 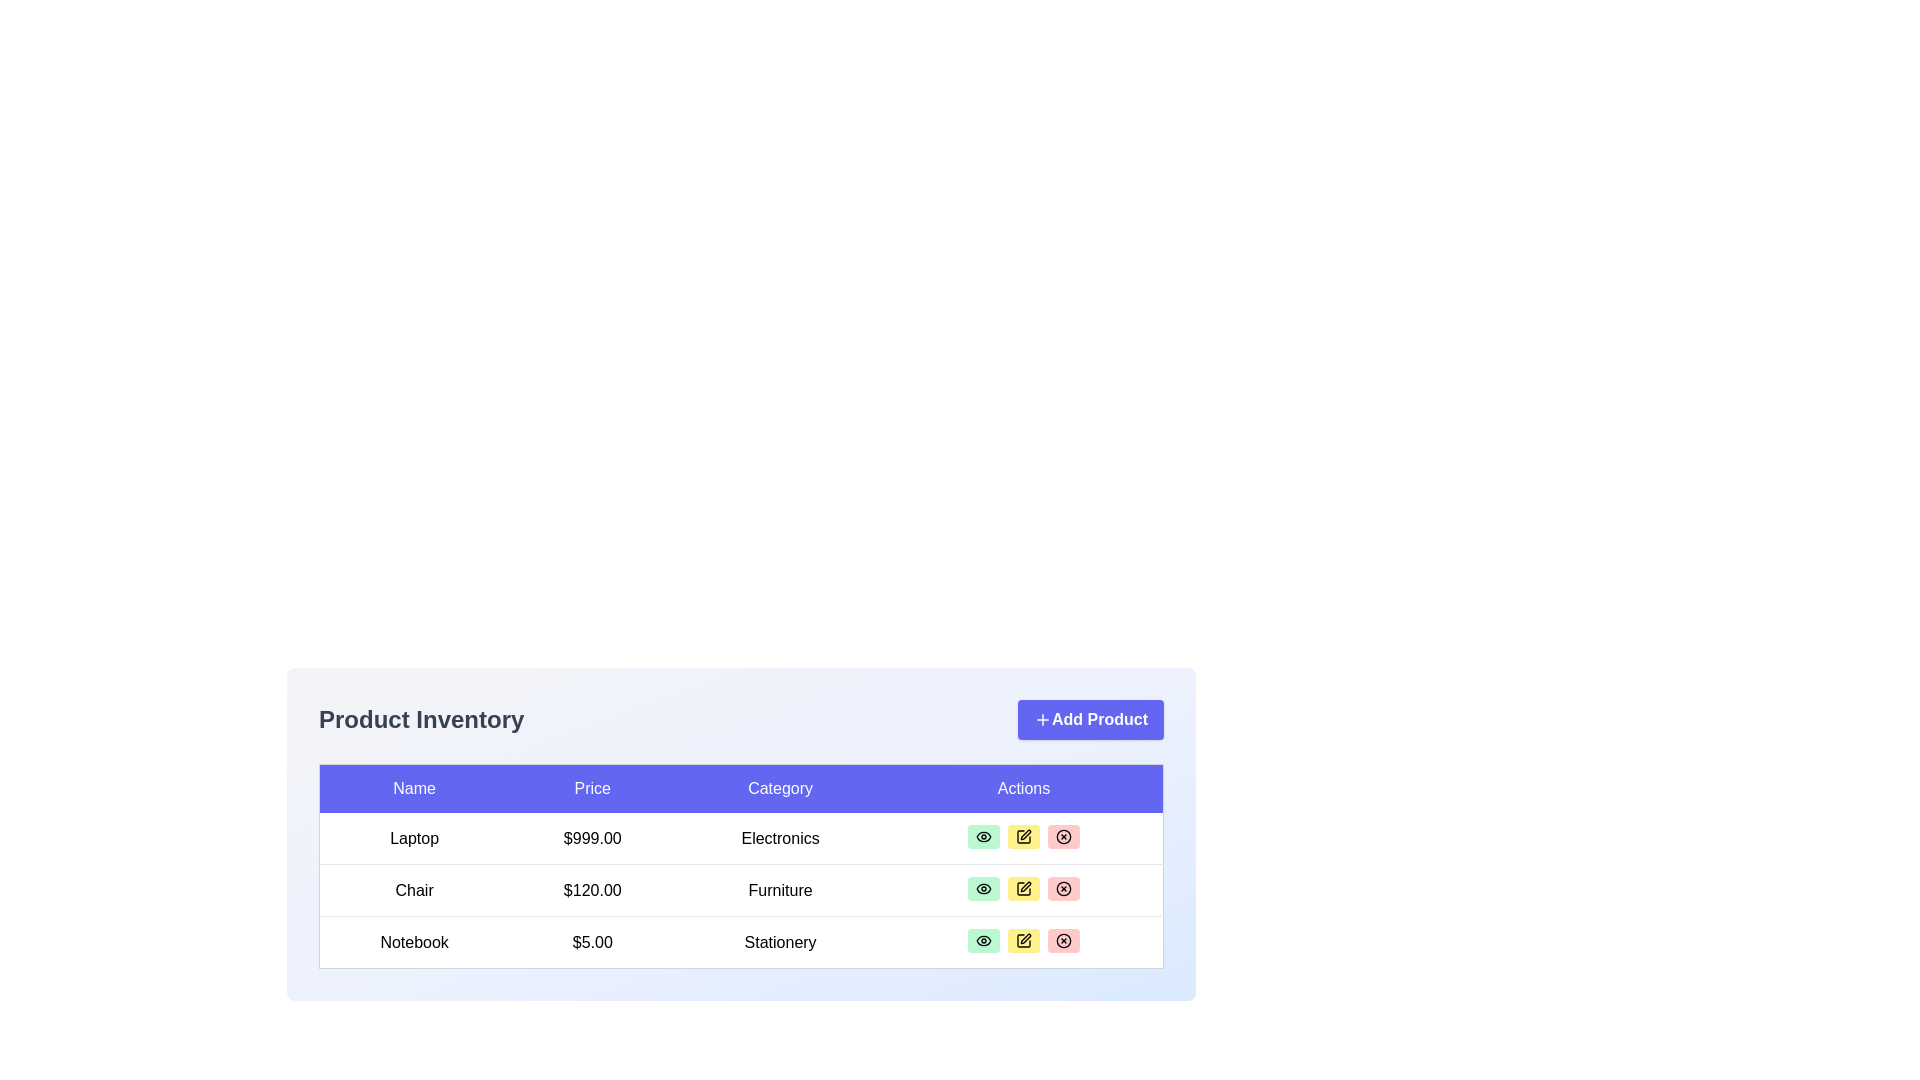 What do you see at coordinates (1062, 887) in the screenshot?
I see `the circular red button with an 'X' icon, which is the third button in the 'Actions' column for the 'Furniture' category` at bounding box center [1062, 887].